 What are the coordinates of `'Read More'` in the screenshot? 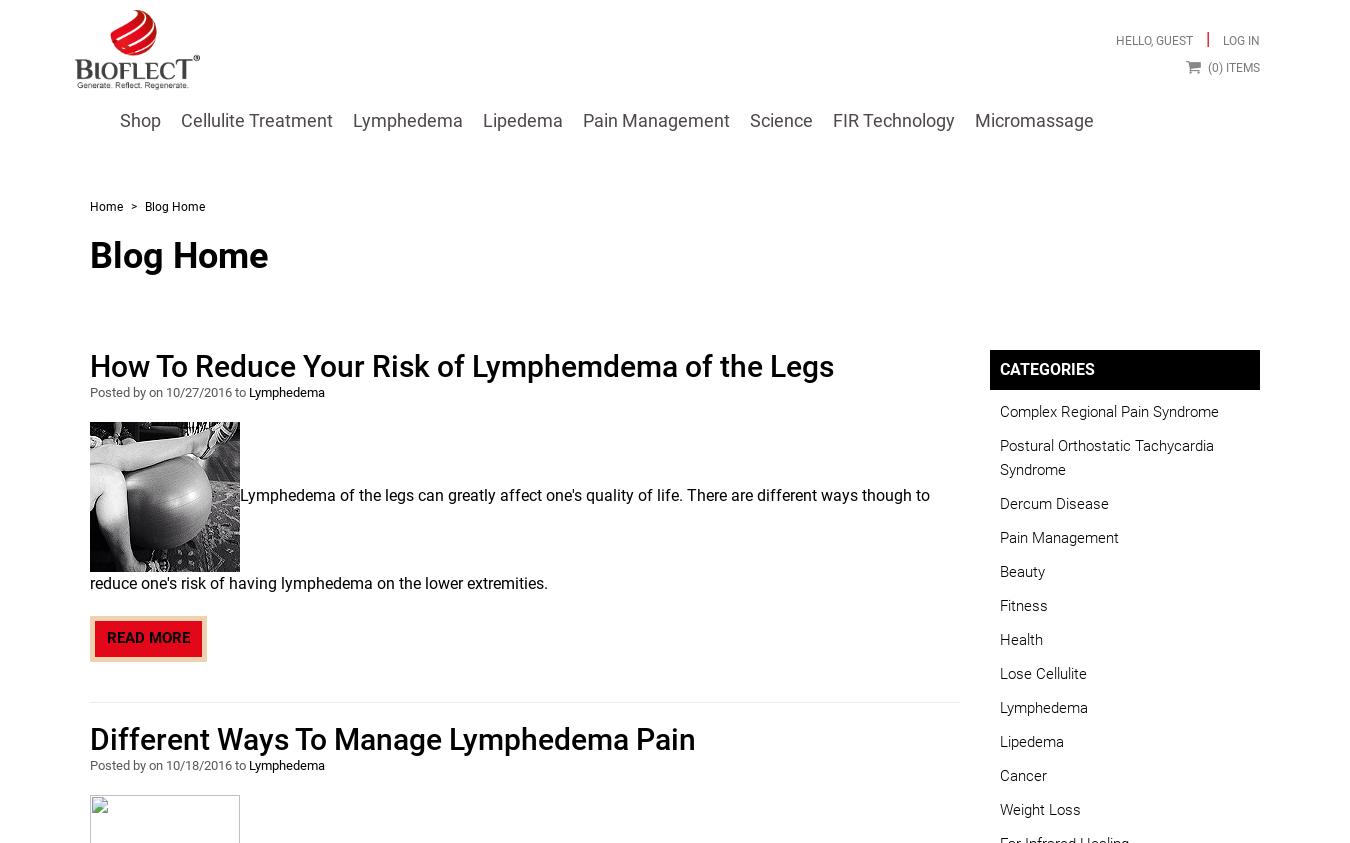 It's located at (148, 636).